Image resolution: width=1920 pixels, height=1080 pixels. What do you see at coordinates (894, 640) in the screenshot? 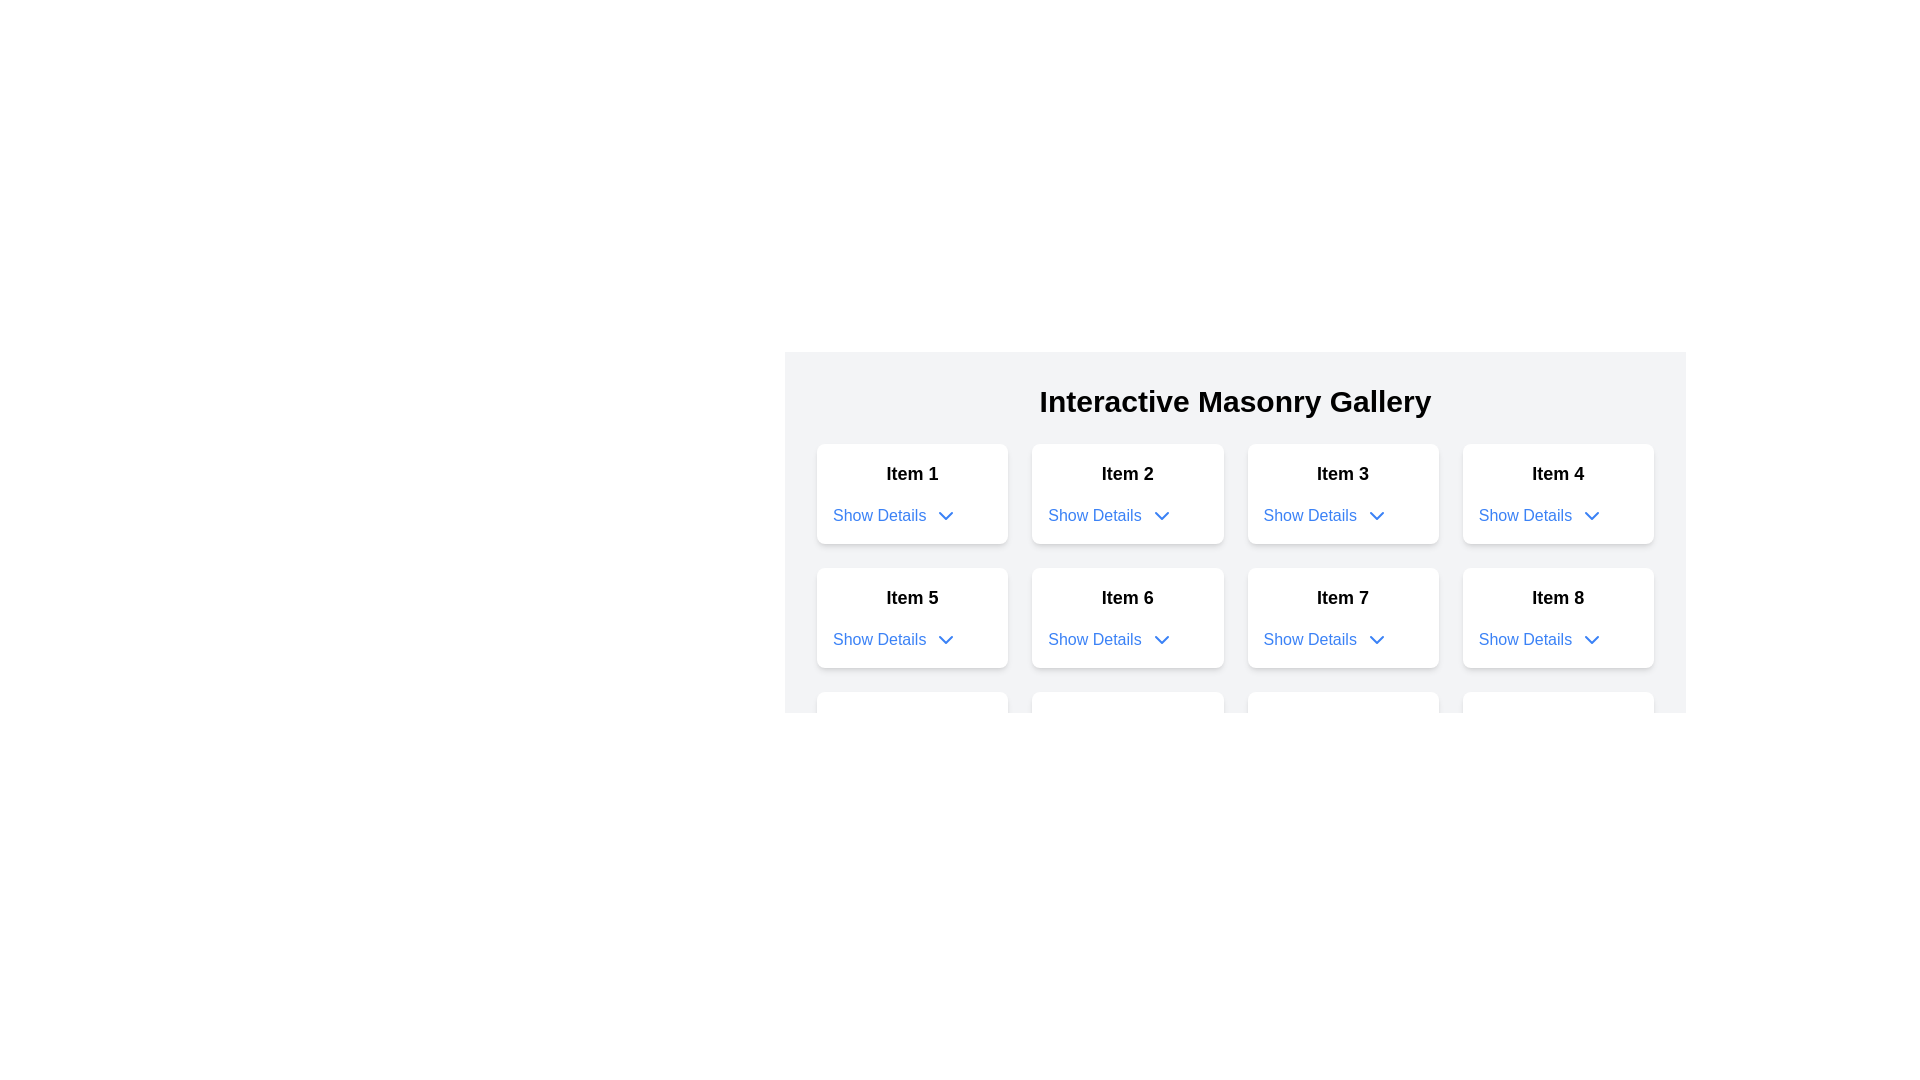
I see `the interactive link styled in bold blue text displaying 'Show Details' with a chevron-down icon, located within the 'Item 5' card below the main title 'Item 5'` at bounding box center [894, 640].